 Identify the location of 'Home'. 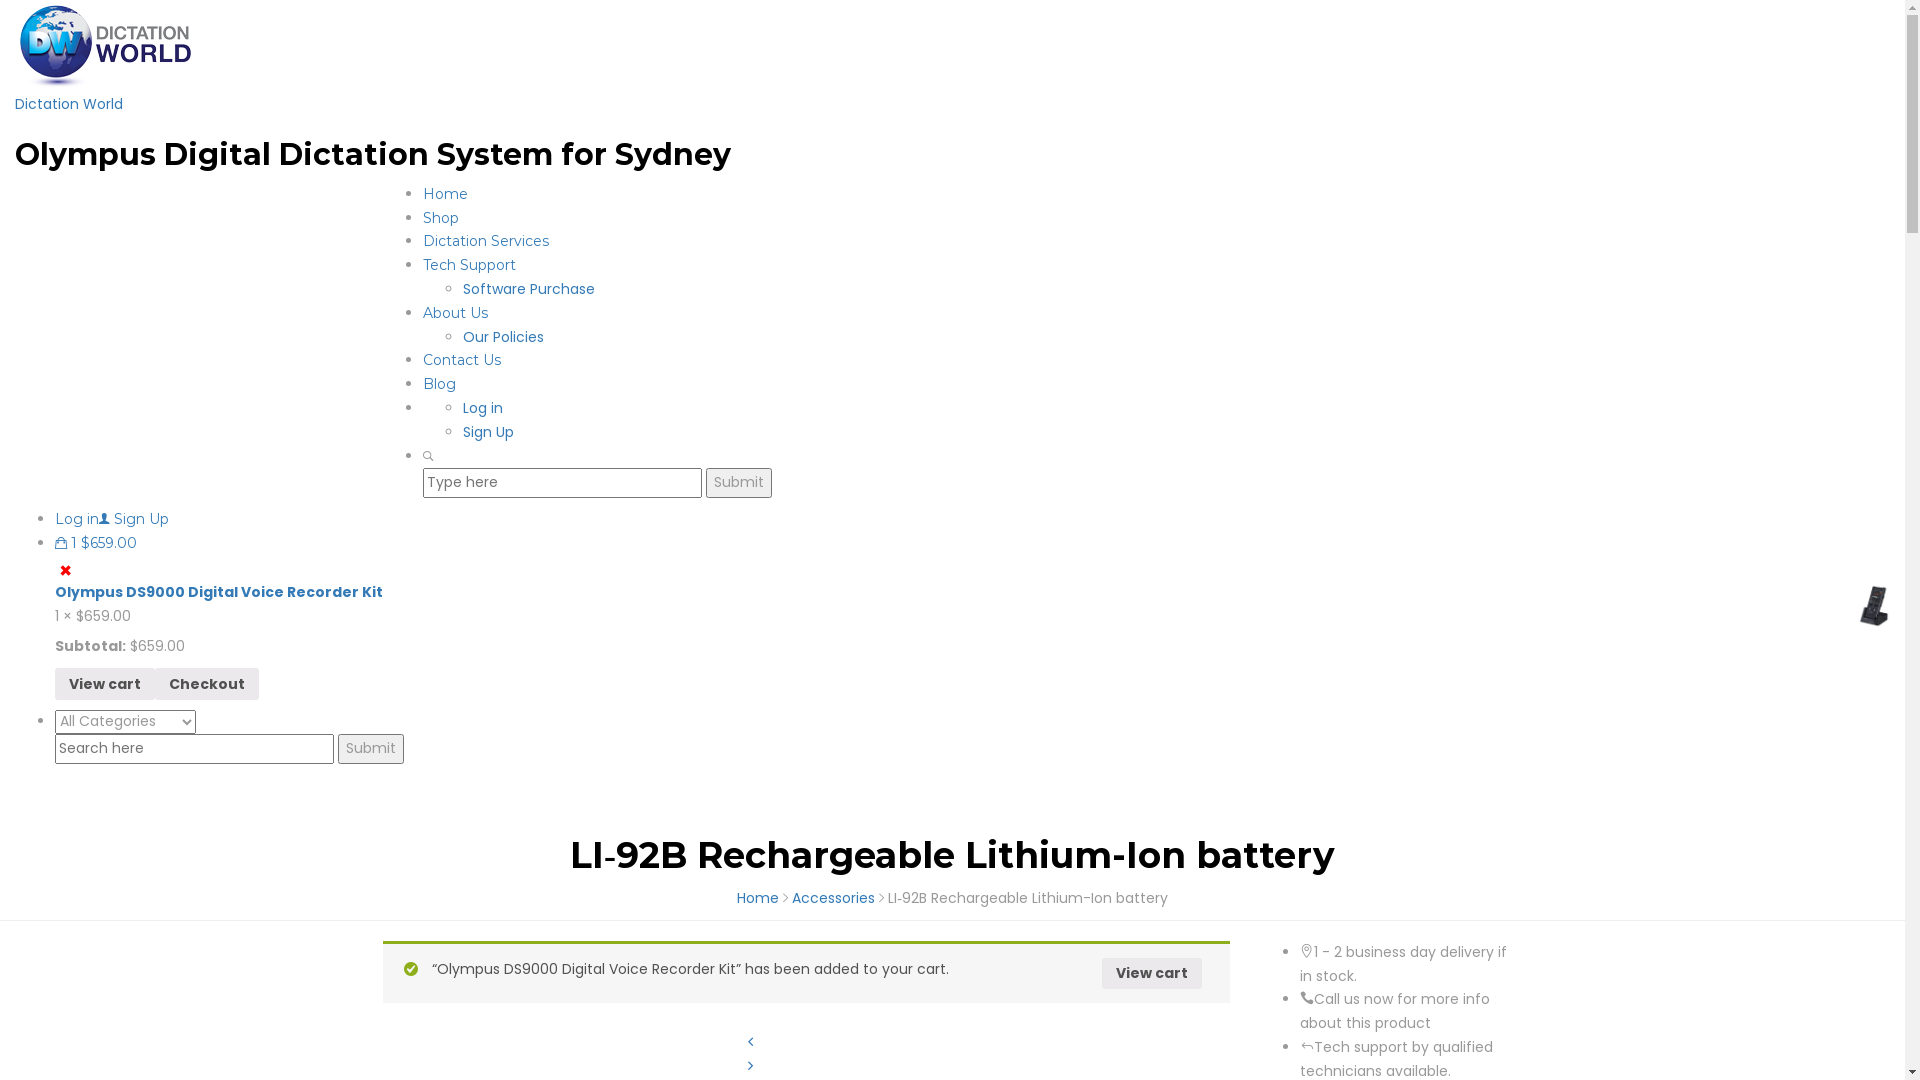
(443, 193).